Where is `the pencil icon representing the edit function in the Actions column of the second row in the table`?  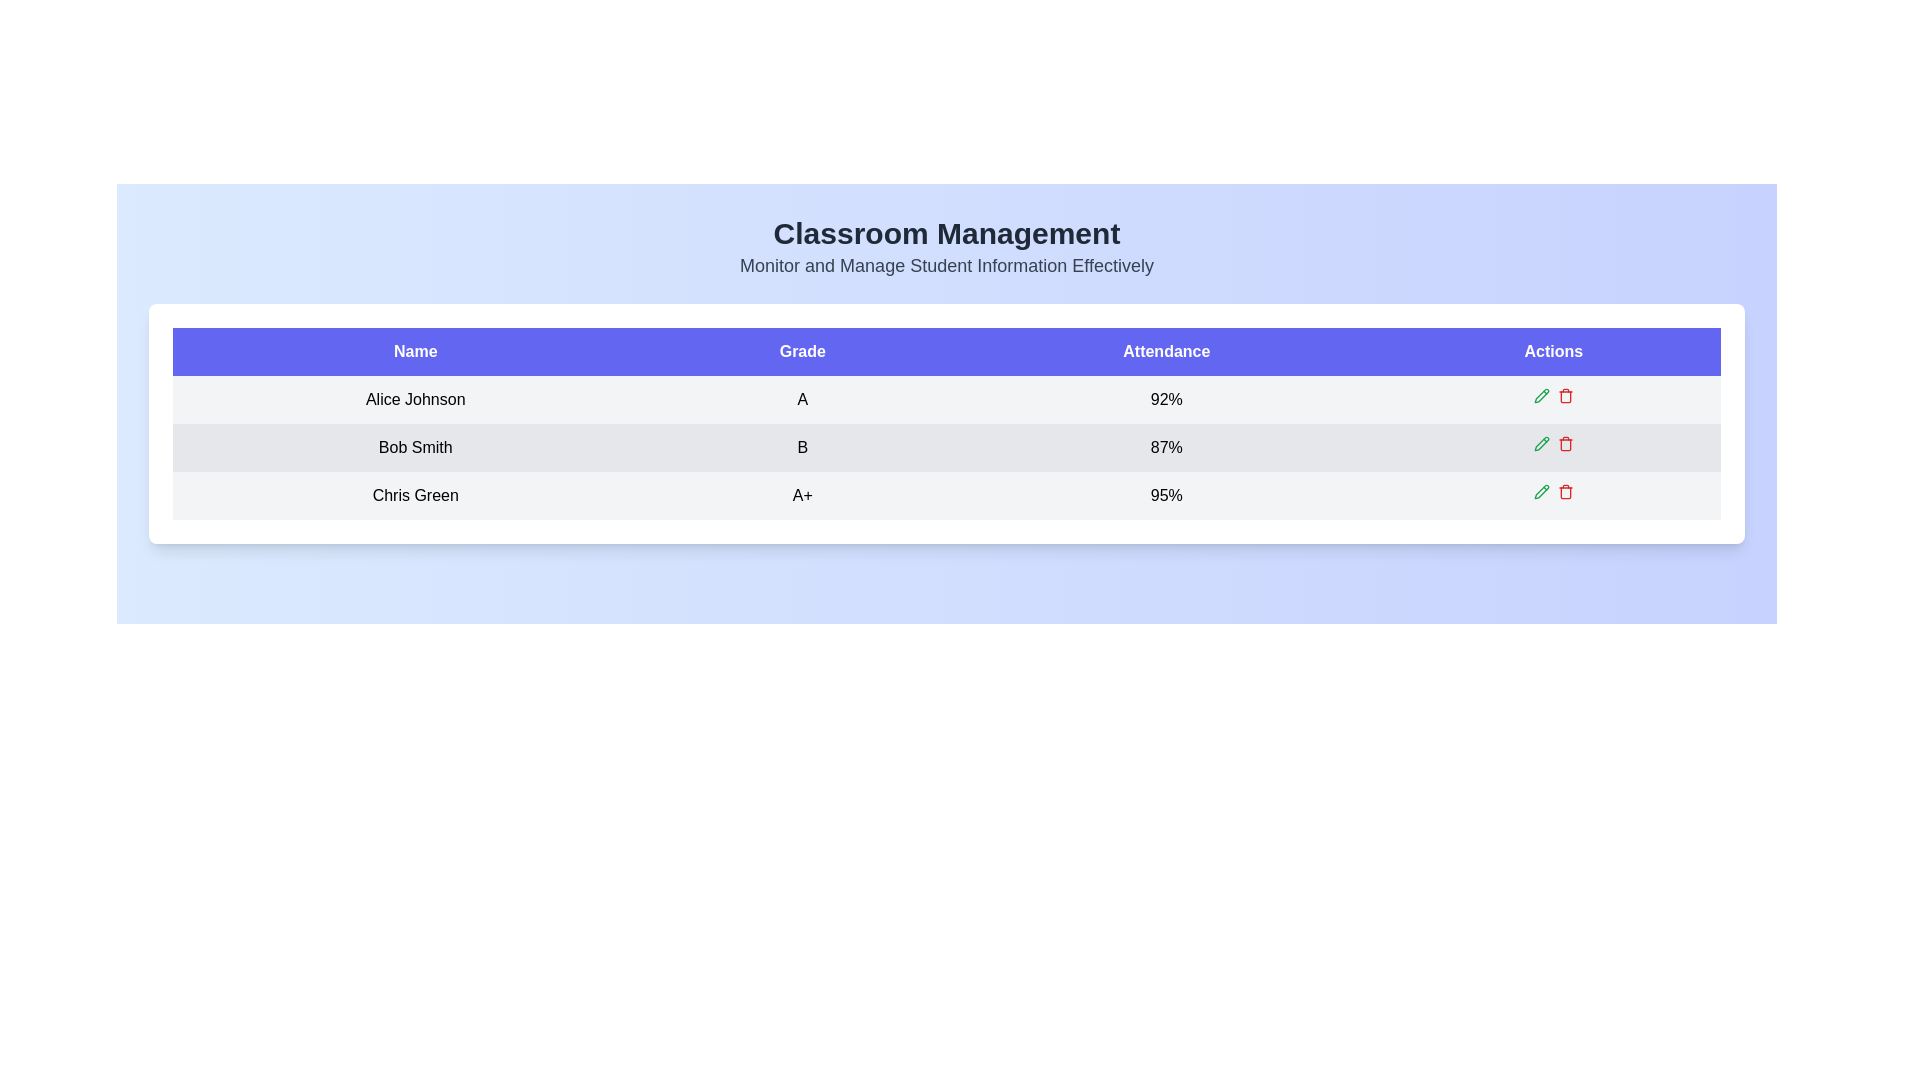
the pencil icon representing the edit function in the Actions column of the second row in the table is located at coordinates (1540, 442).